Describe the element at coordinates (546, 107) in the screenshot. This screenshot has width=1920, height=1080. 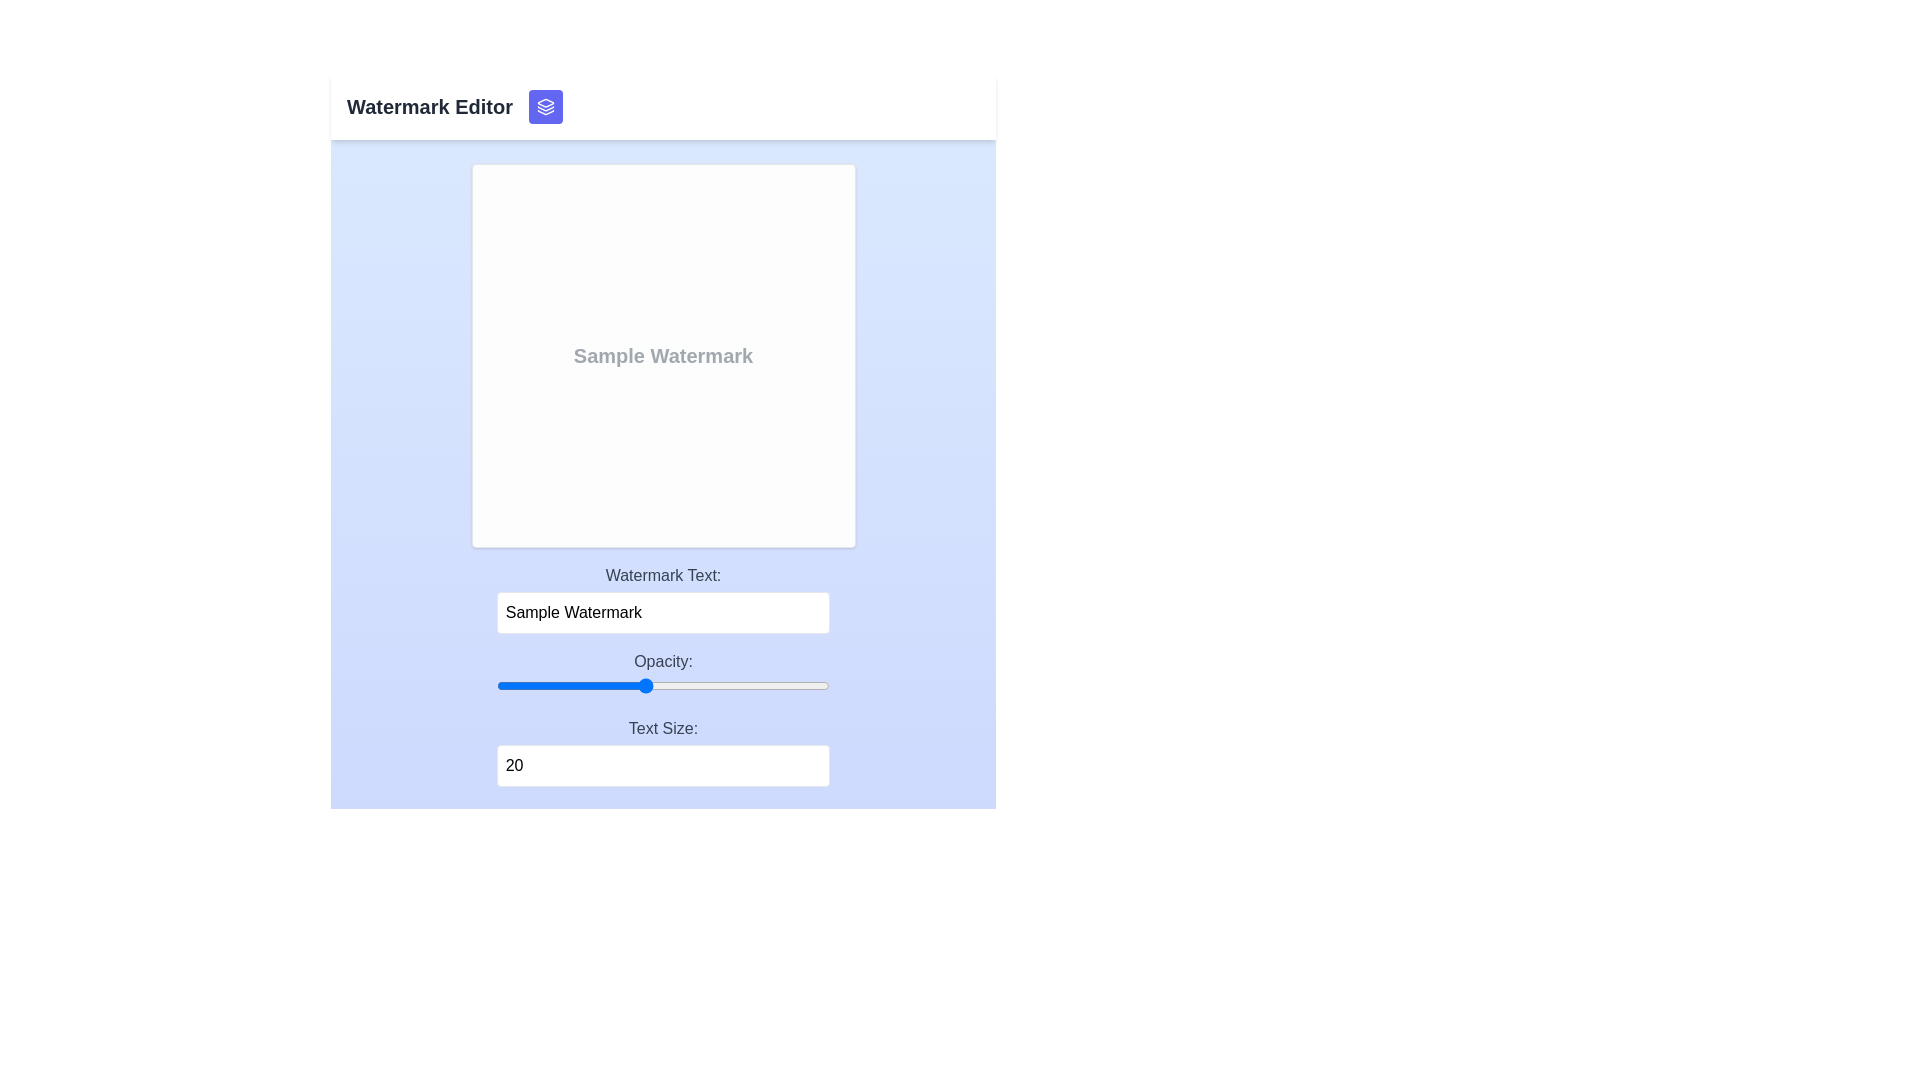
I see `the button located to the right of the 'Watermark Editor' header` at that location.